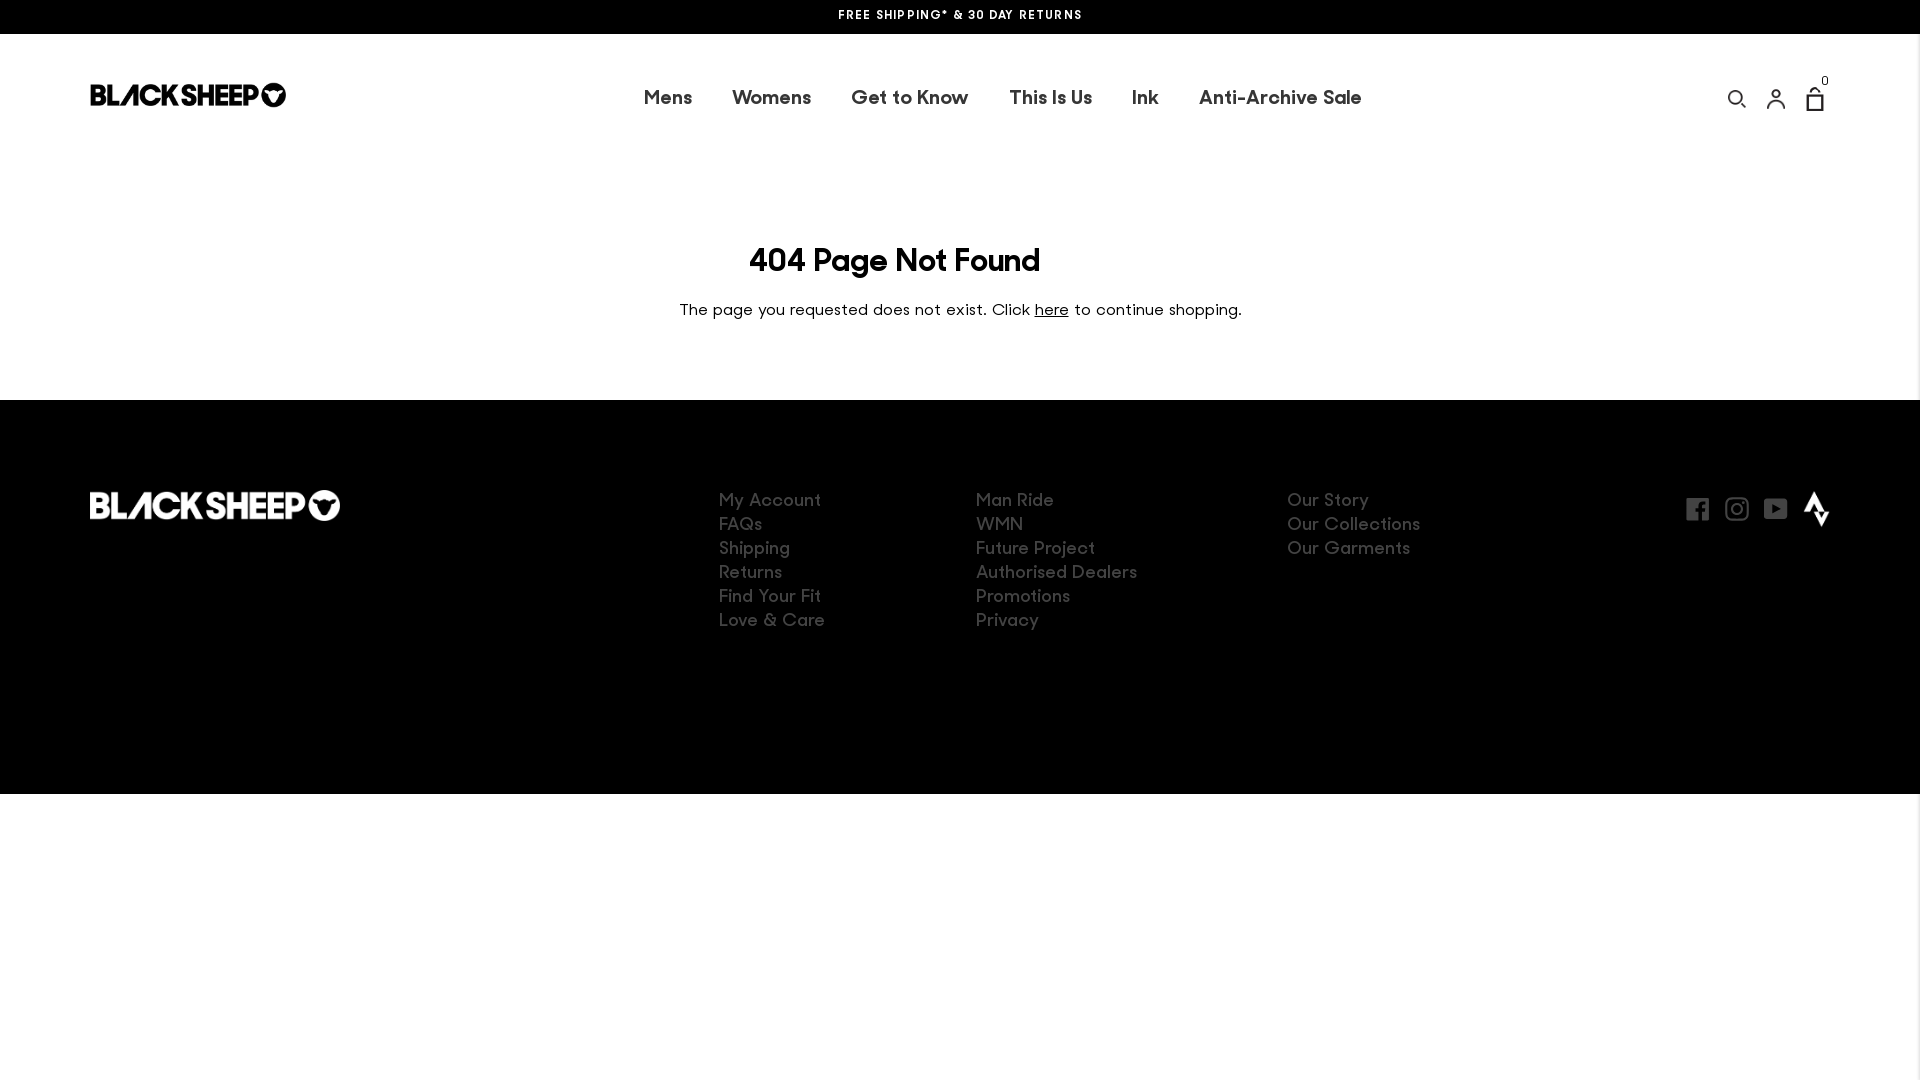  I want to click on 'Love & Care', so click(771, 620).